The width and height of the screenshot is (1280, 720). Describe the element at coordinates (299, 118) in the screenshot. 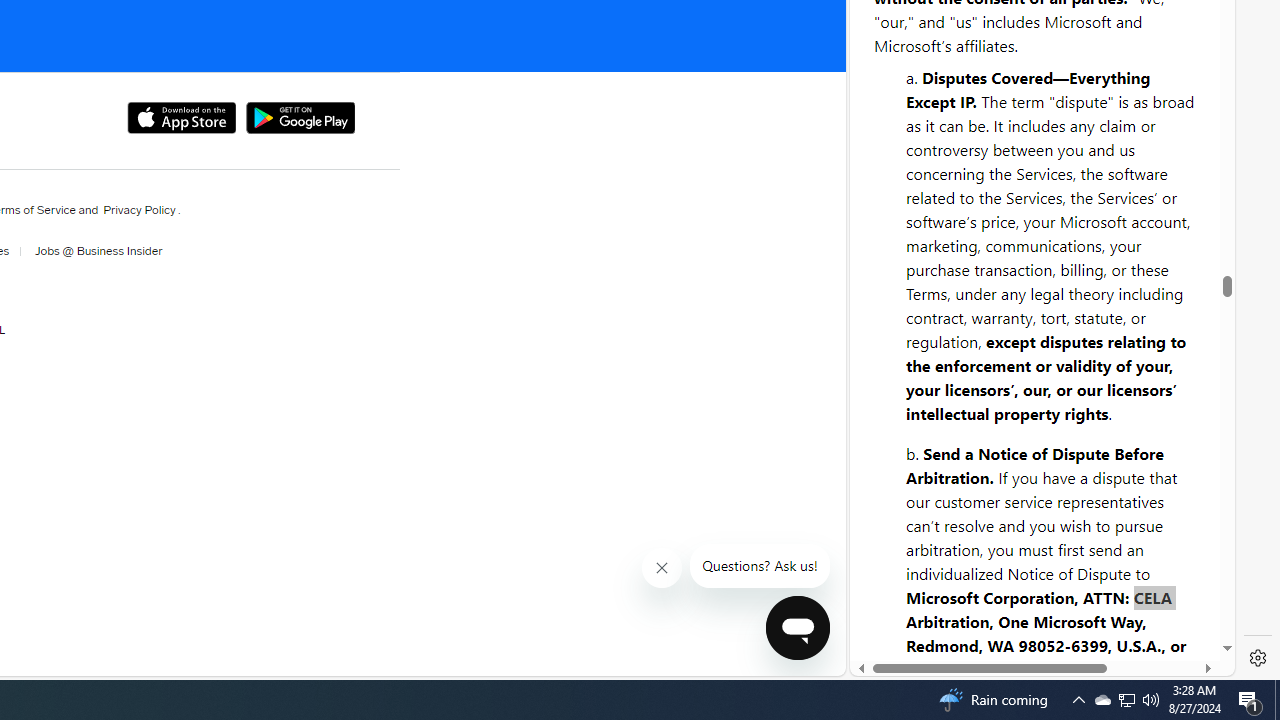

I see `'Get it on Google Play'` at that location.